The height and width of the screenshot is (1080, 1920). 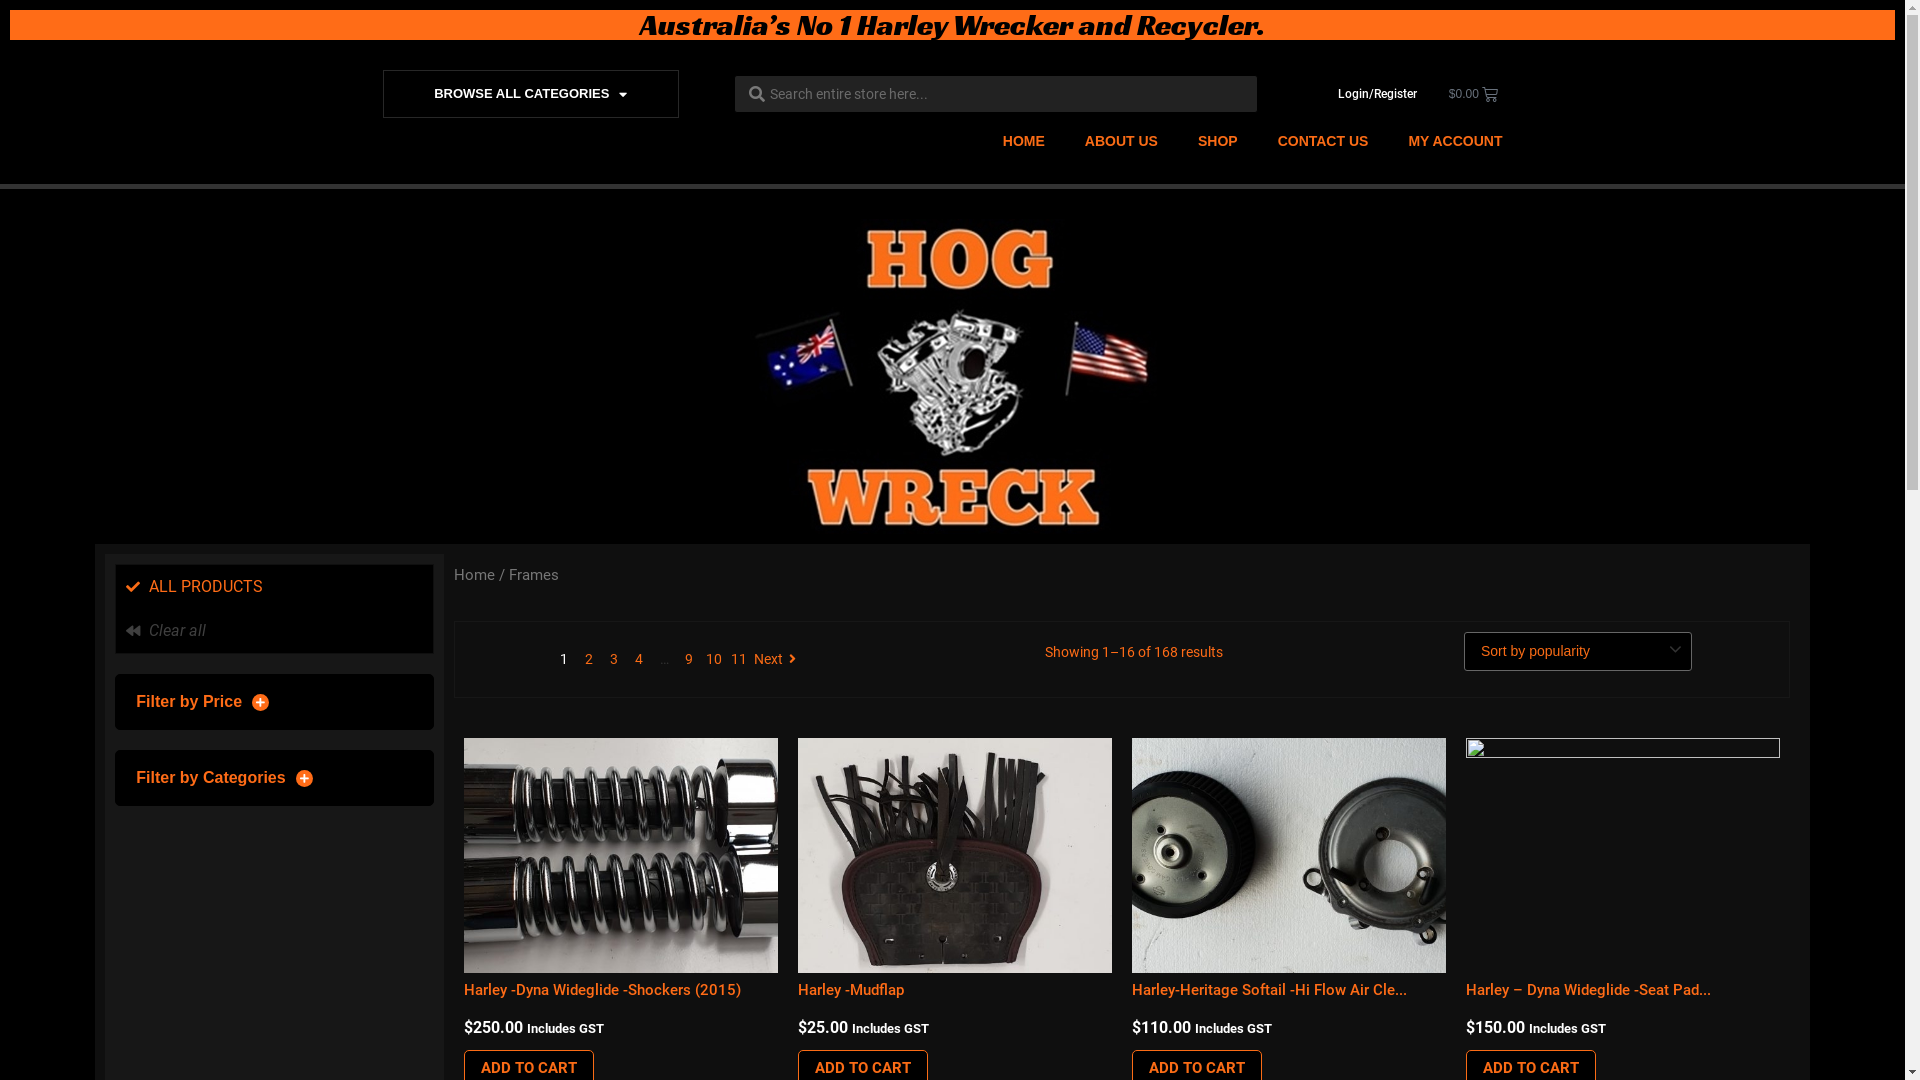 What do you see at coordinates (613, 659) in the screenshot?
I see `'3'` at bounding box center [613, 659].